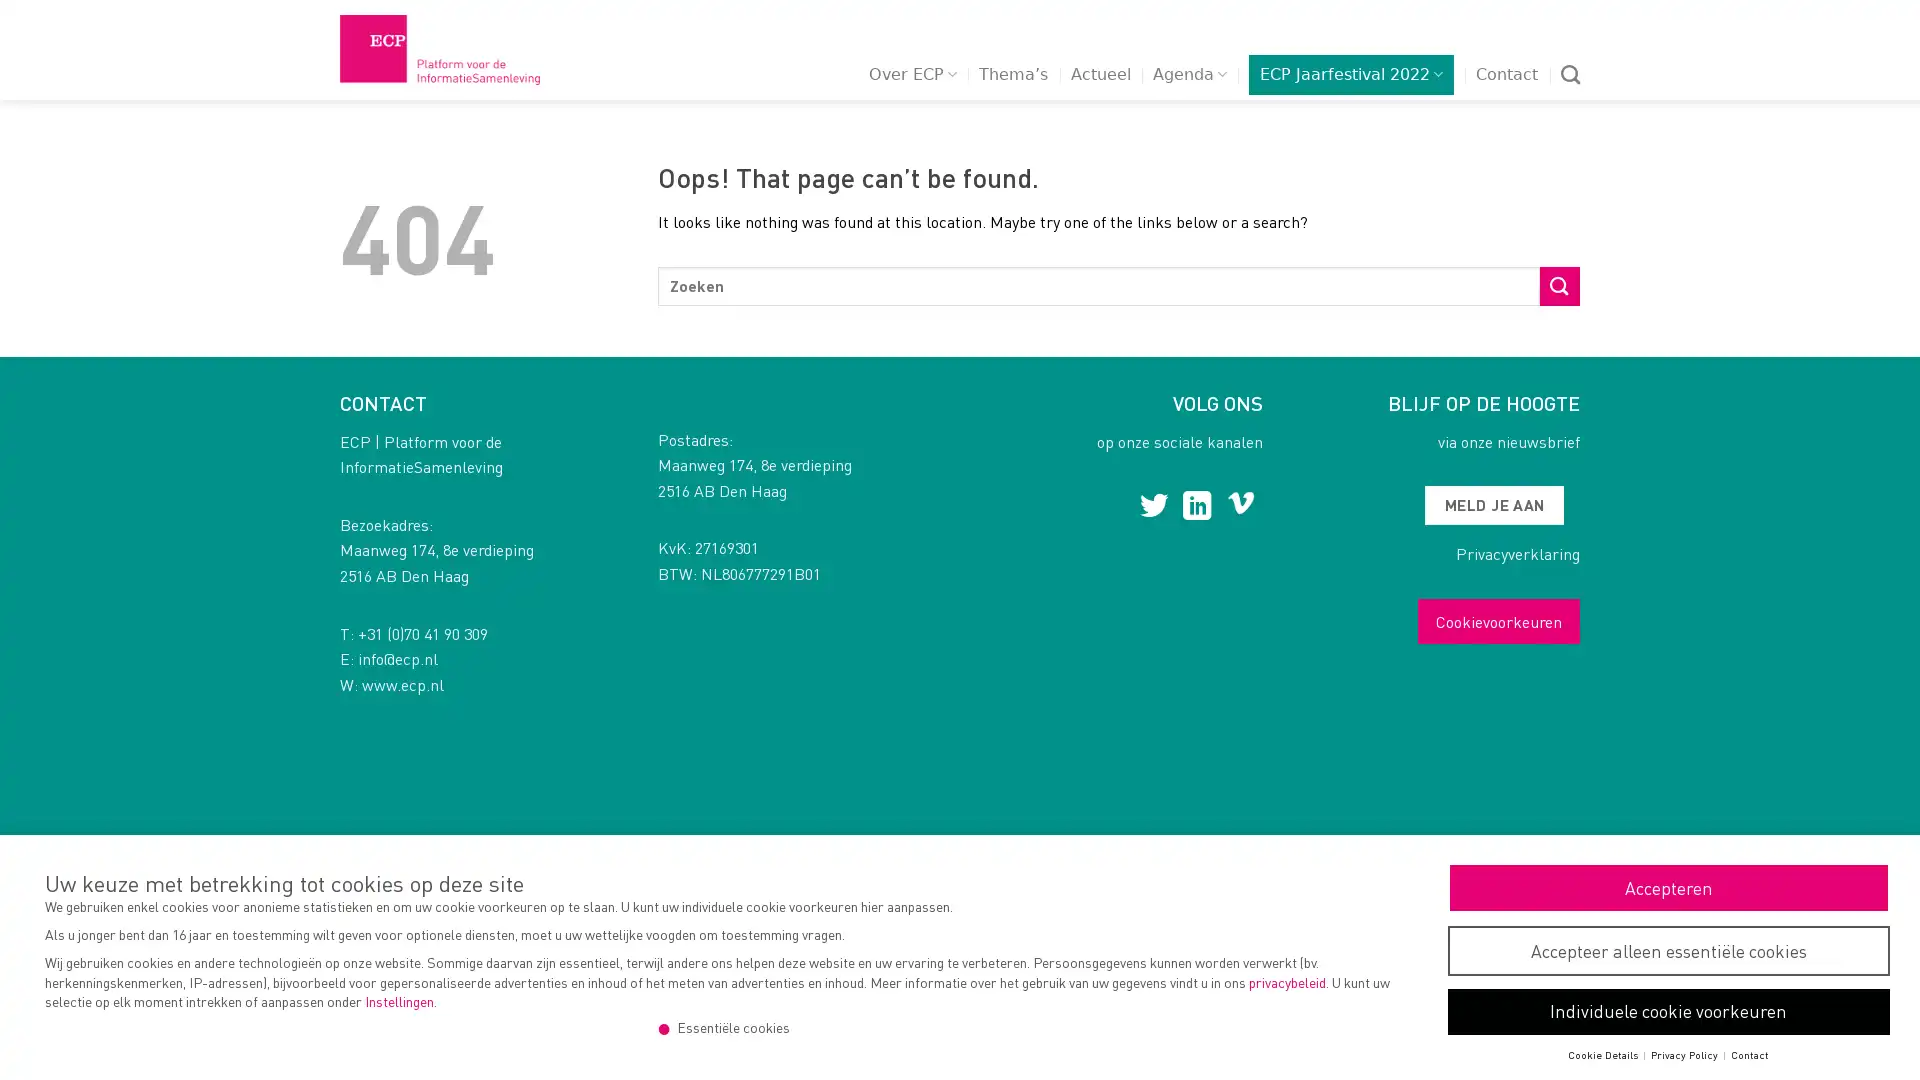 The width and height of the screenshot is (1920, 1080). What do you see at coordinates (1604, 1053) in the screenshot?
I see `Cookie Details` at bounding box center [1604, 1053].